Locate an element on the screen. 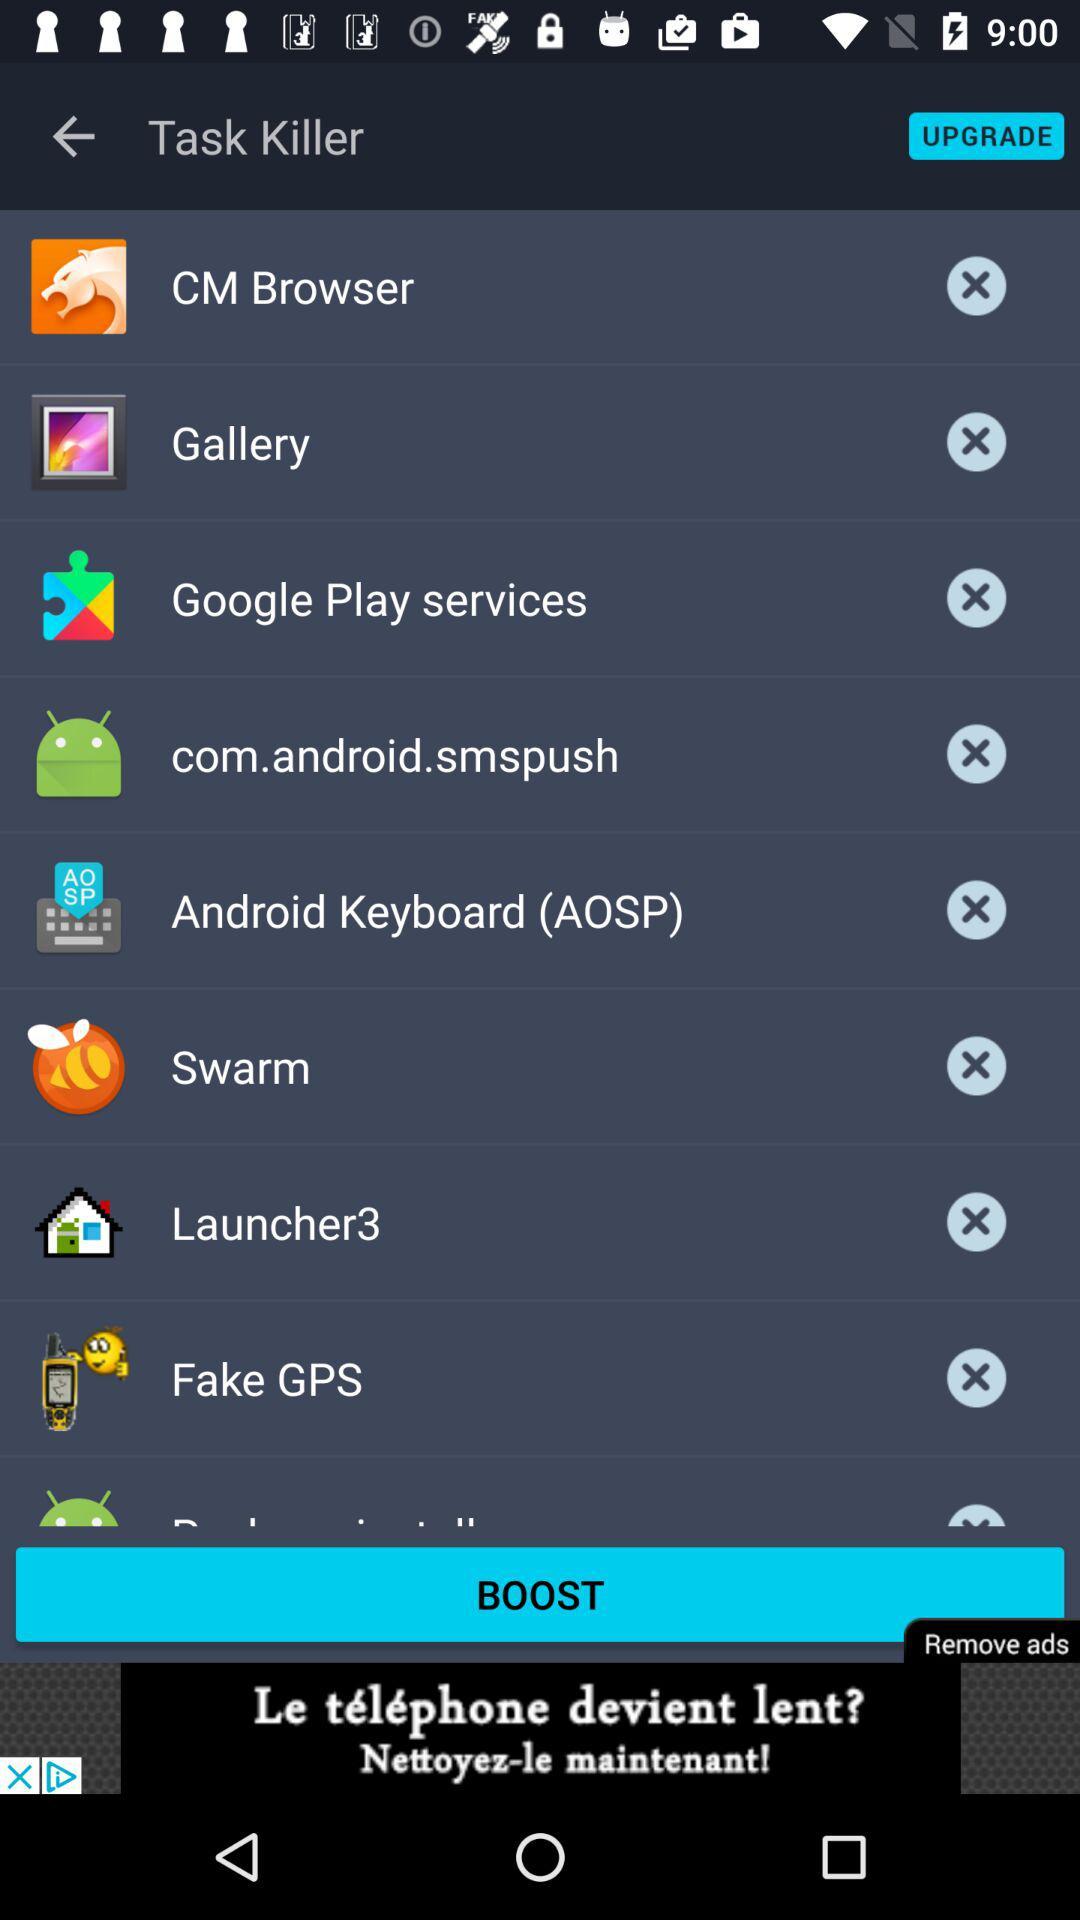  delete the program is located at coordinates (976, 1065).